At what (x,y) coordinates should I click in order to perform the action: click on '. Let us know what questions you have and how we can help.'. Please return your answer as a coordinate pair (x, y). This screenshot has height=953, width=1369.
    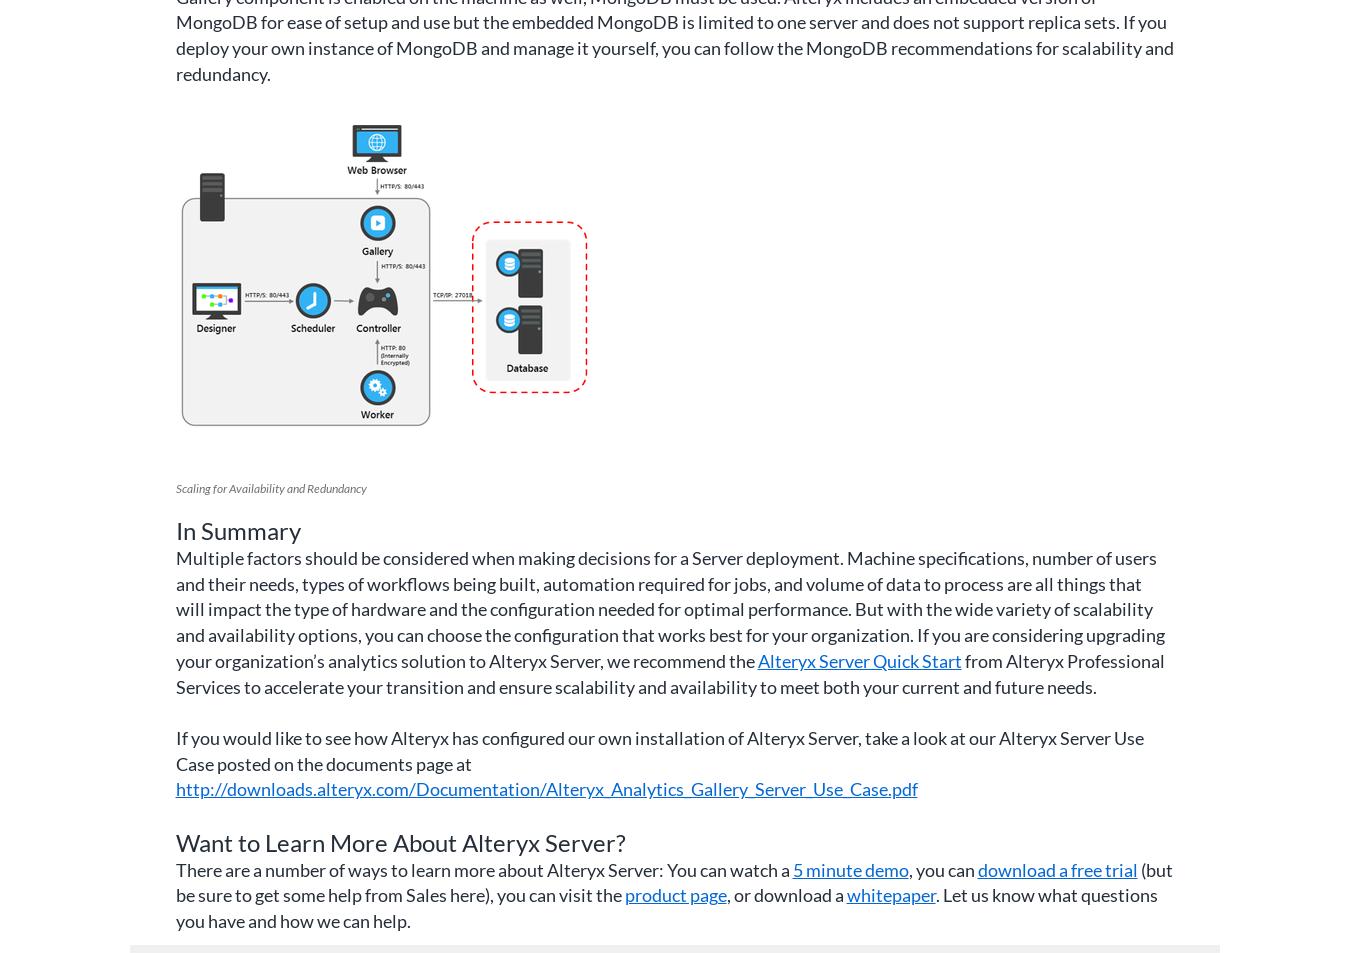
    Looking at the image, I should click on (666, 907).